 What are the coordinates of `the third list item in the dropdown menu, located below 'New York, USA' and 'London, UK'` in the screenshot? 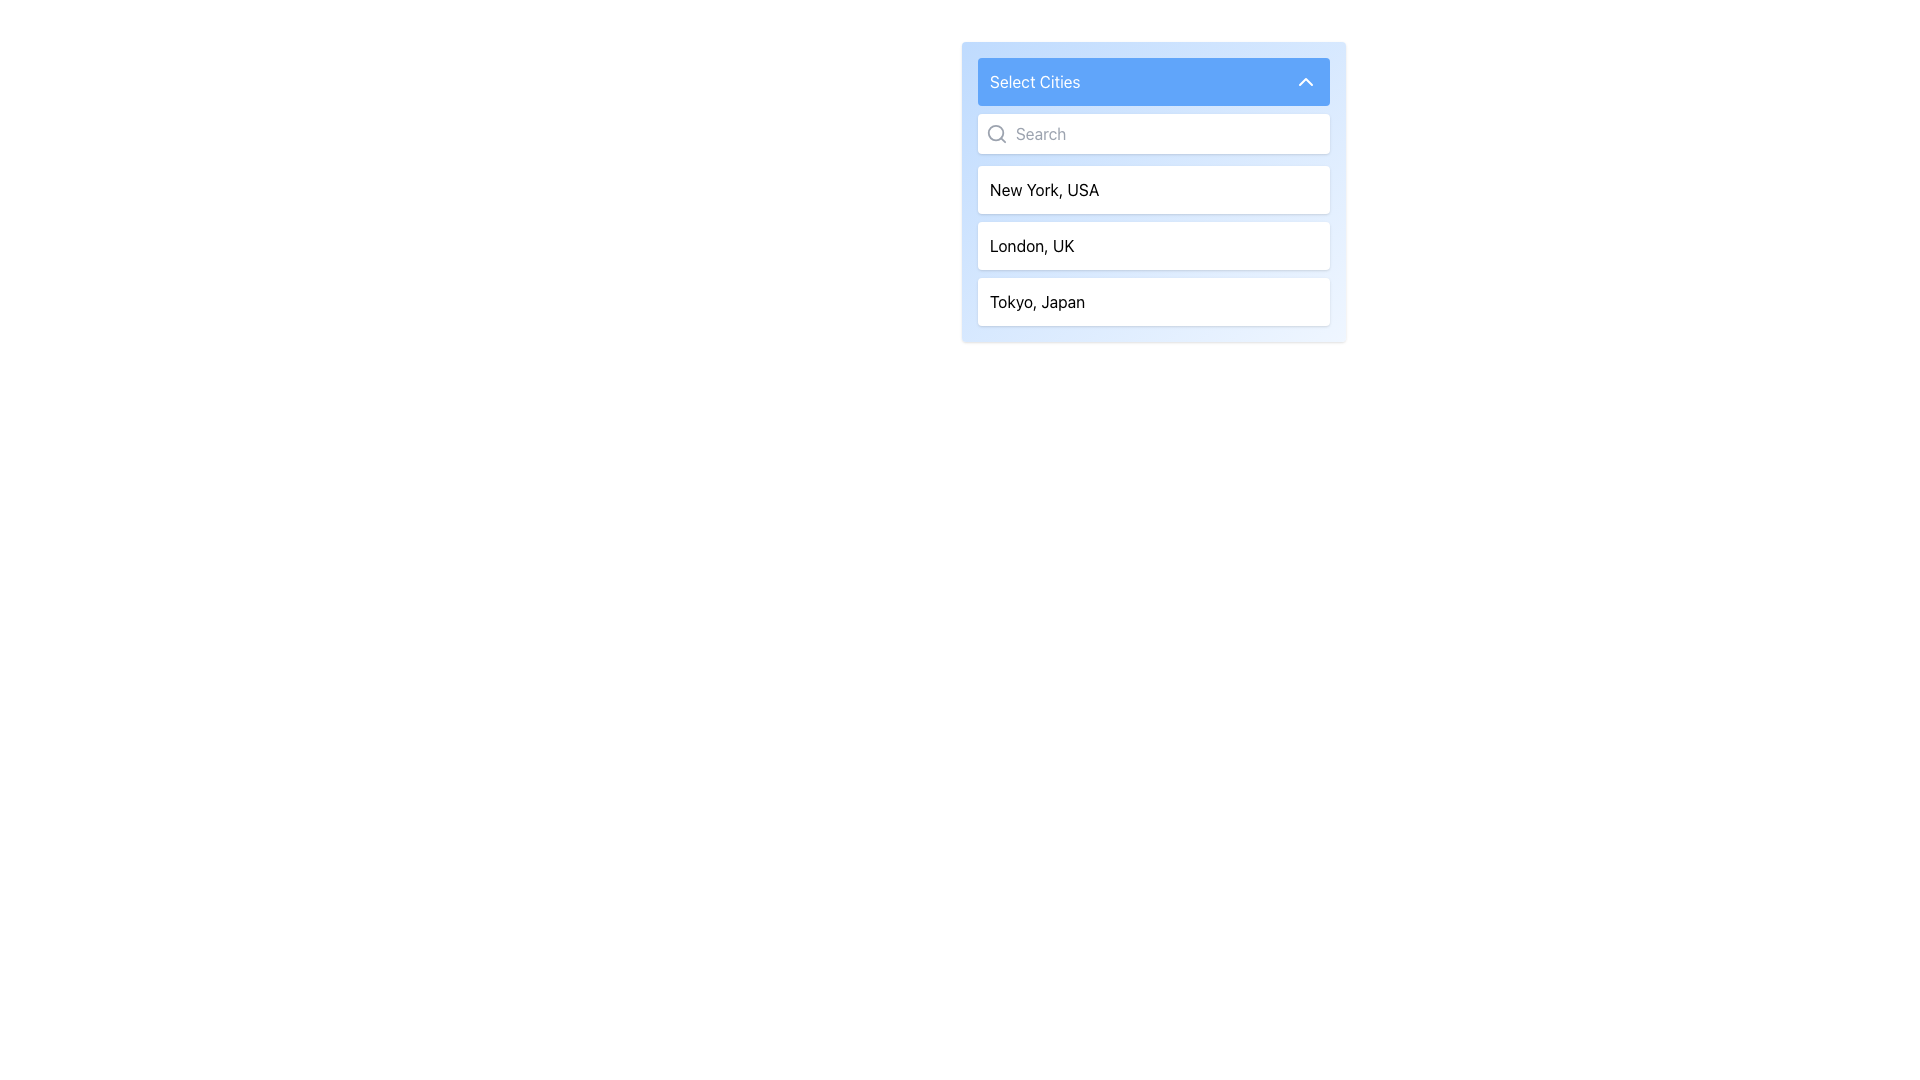 It's located at (1153, 301).